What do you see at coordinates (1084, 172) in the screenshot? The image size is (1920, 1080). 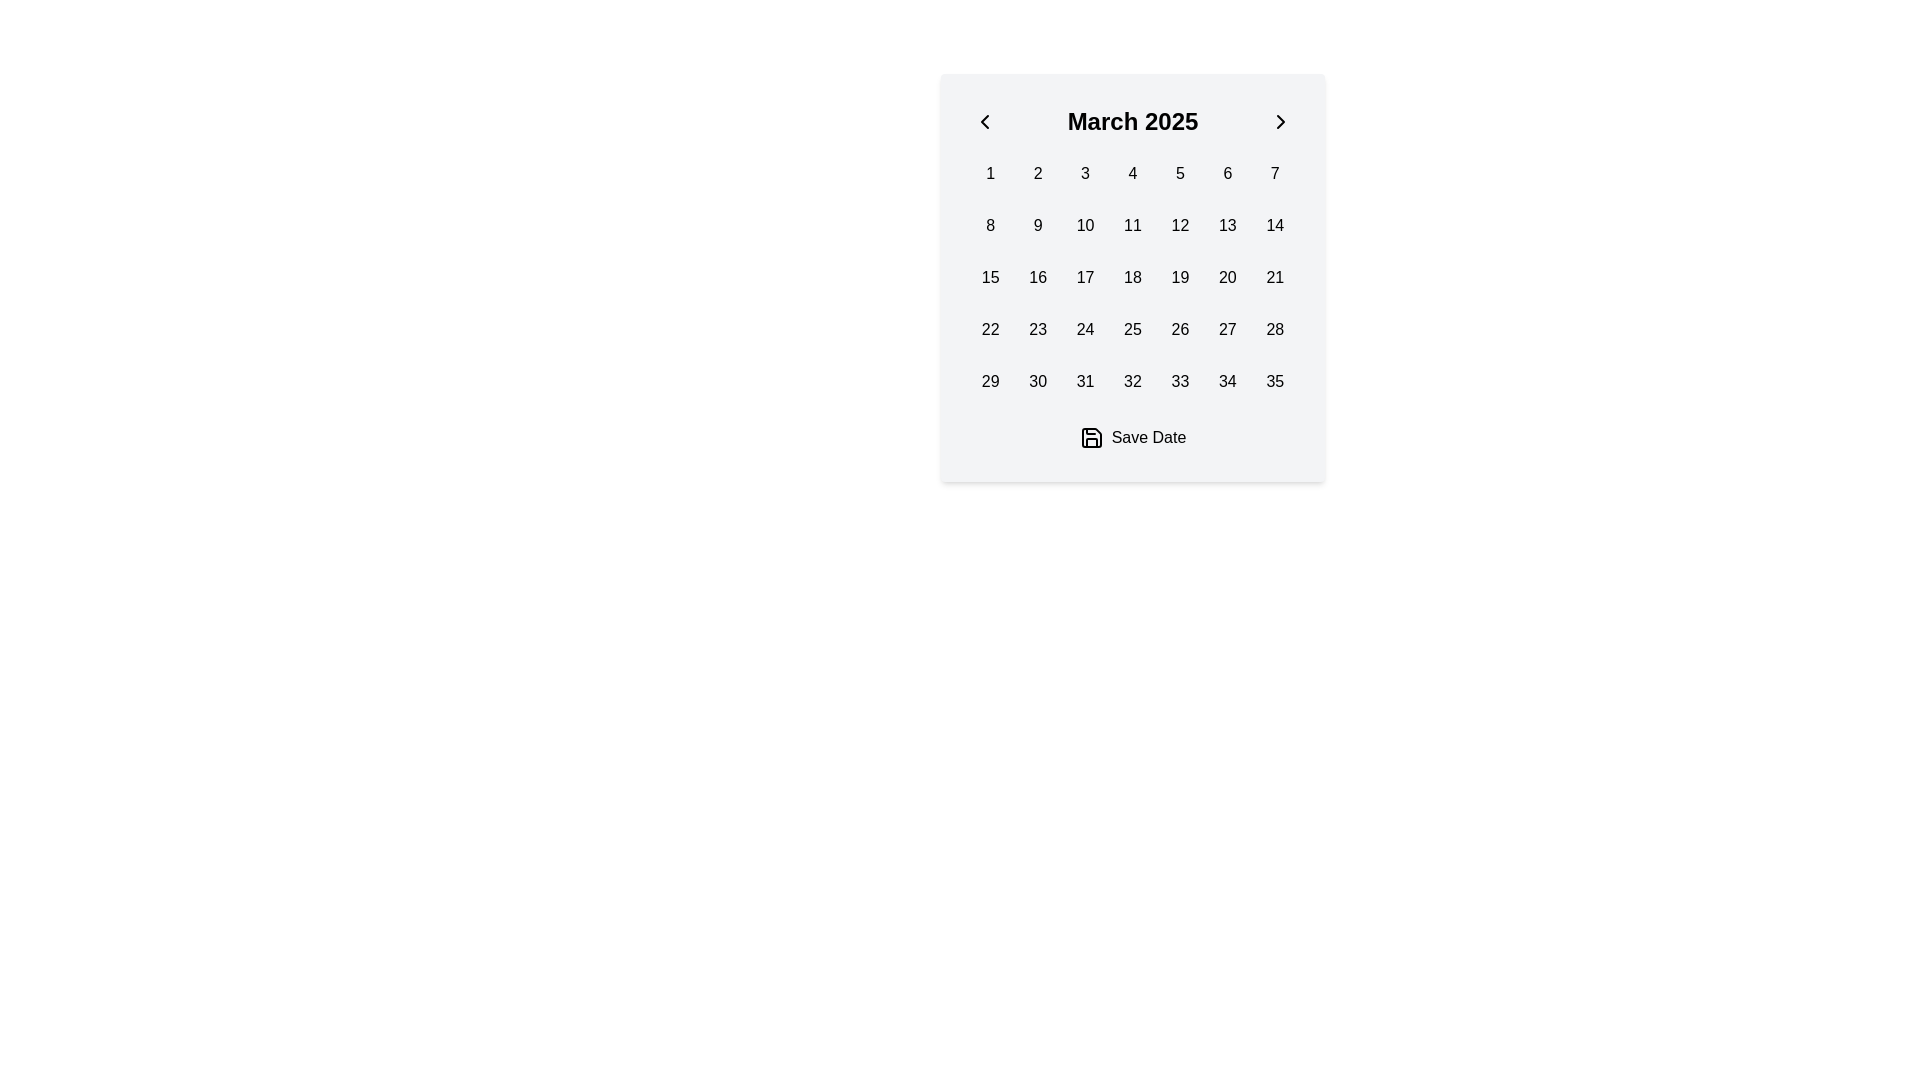 I see `the button labeled '3' in the calendar interface` at bounding box center [1084, 172].